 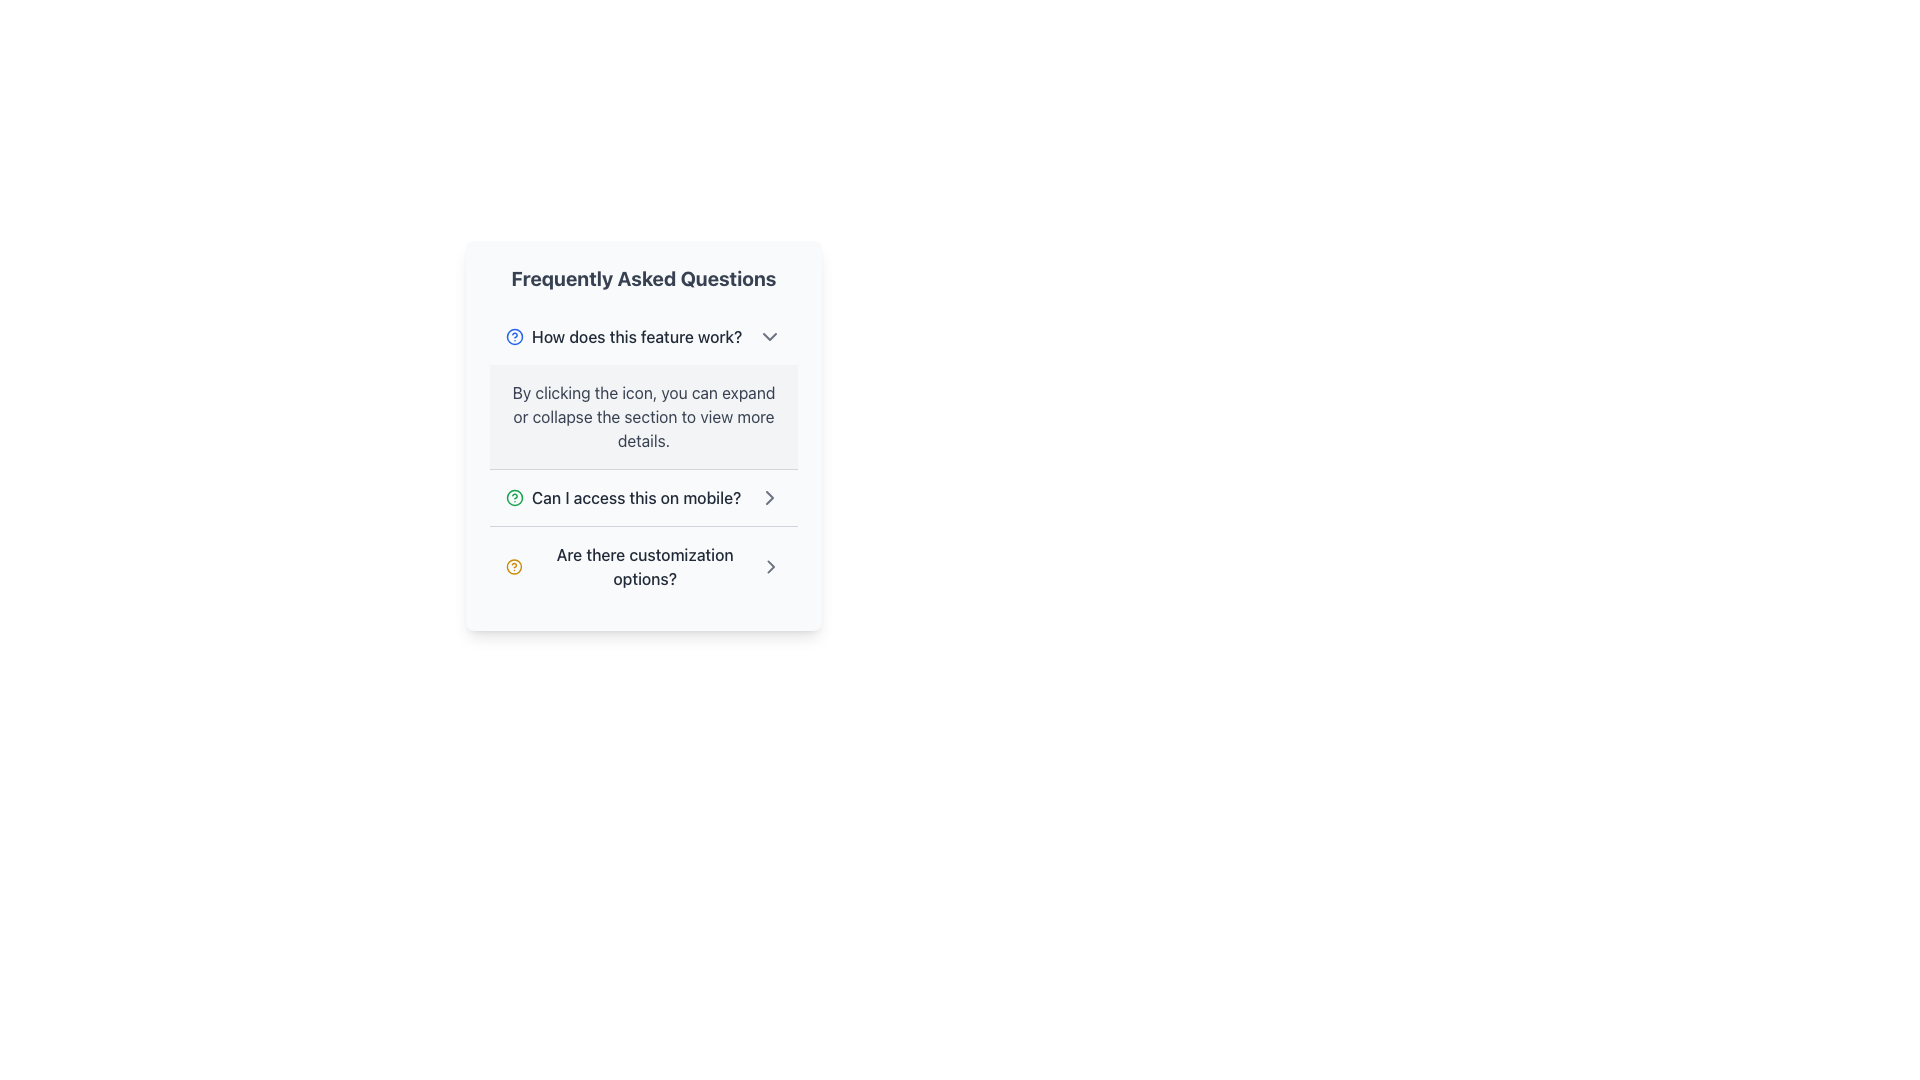 I want to click on the first expandable question in the FAQ section, so click(x=643, y=389).